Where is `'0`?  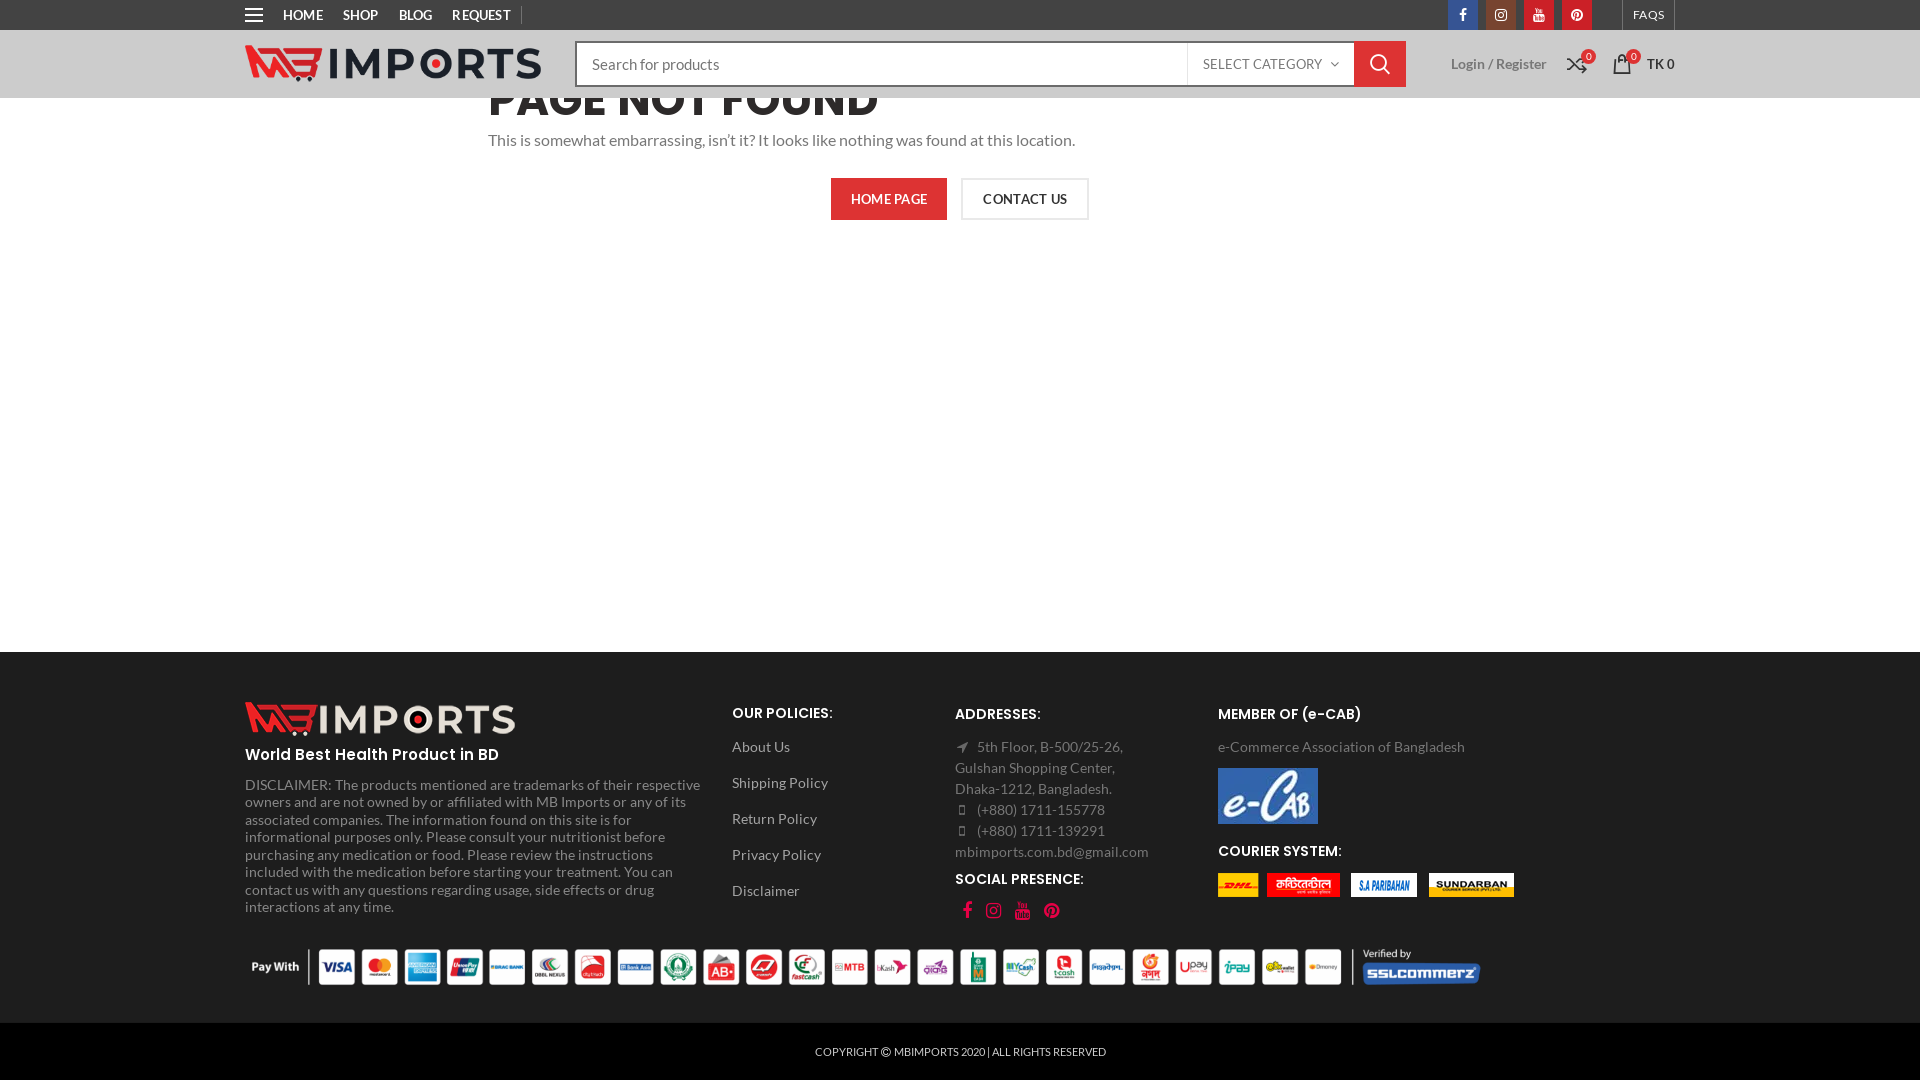
'0 is located at coordinates (1643, 63).